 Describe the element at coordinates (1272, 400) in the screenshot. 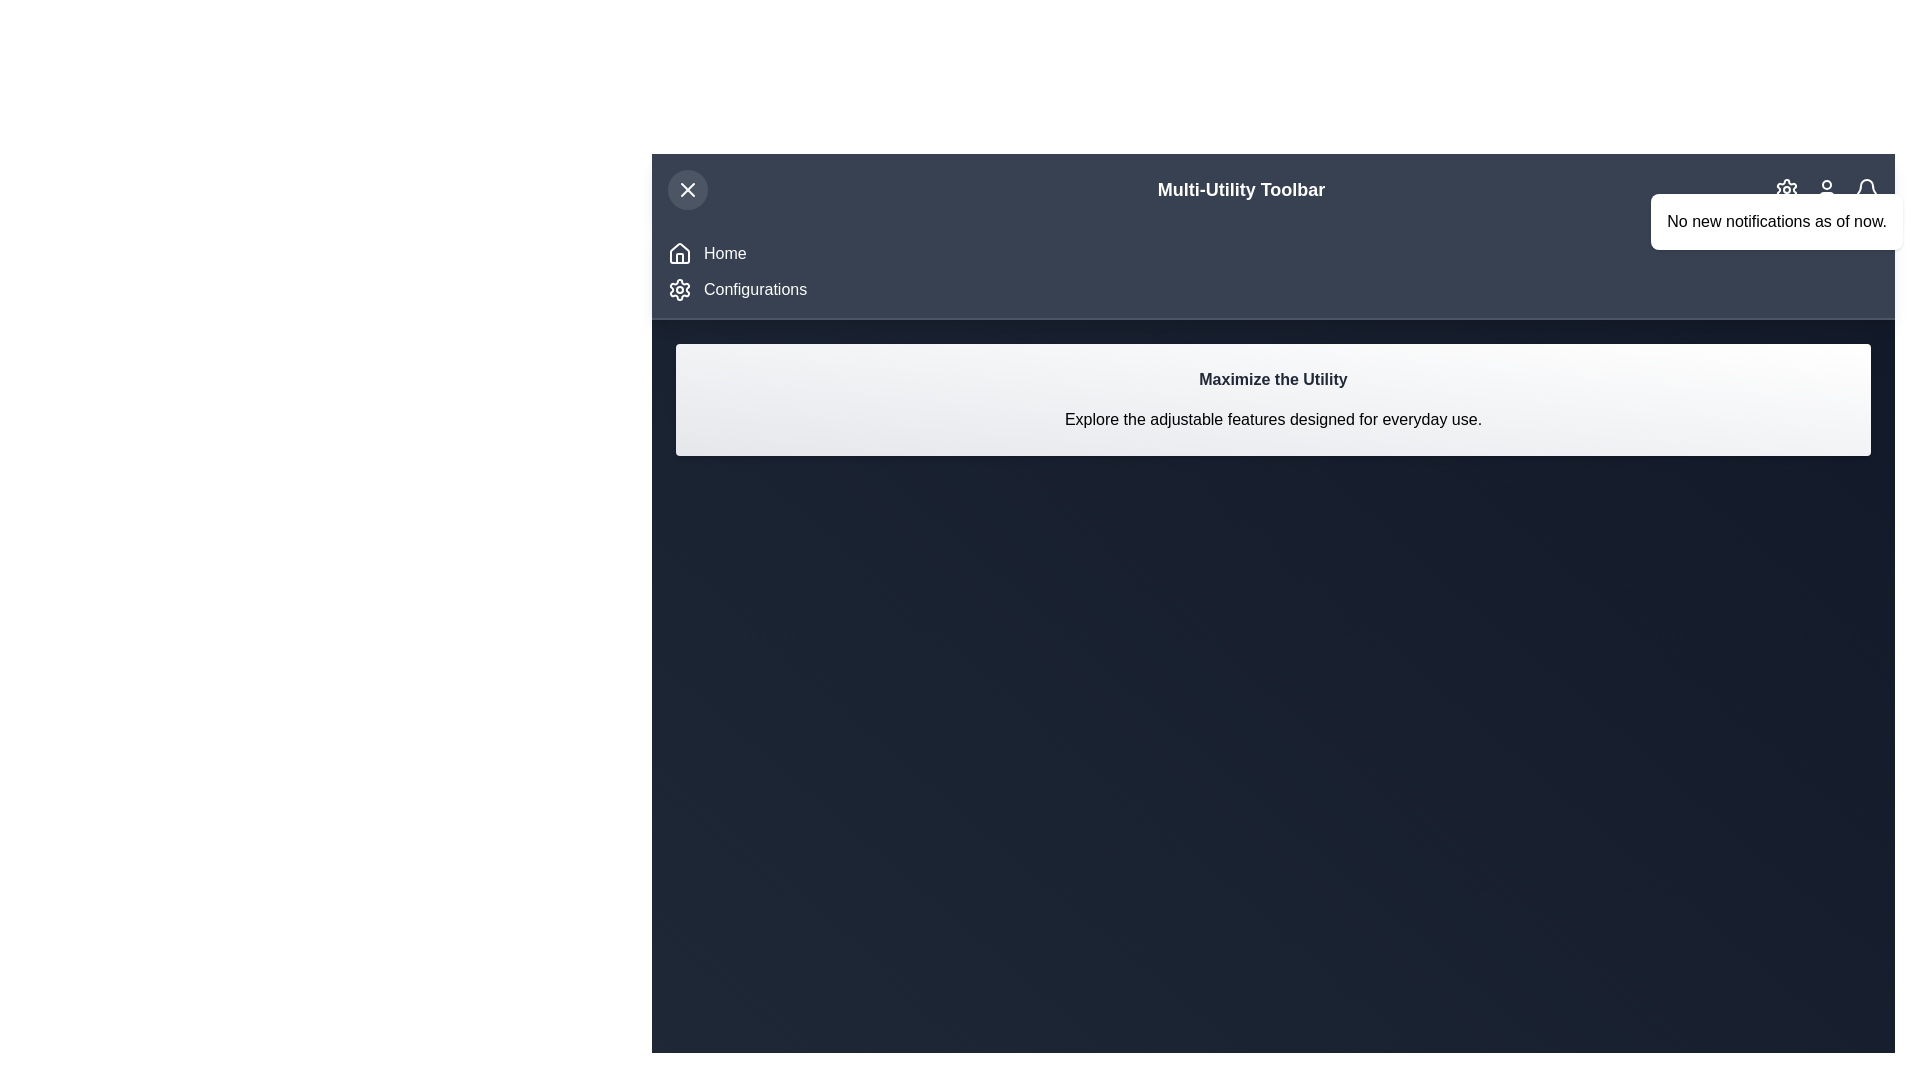

I see `the main content area to interact with the text` at that location.